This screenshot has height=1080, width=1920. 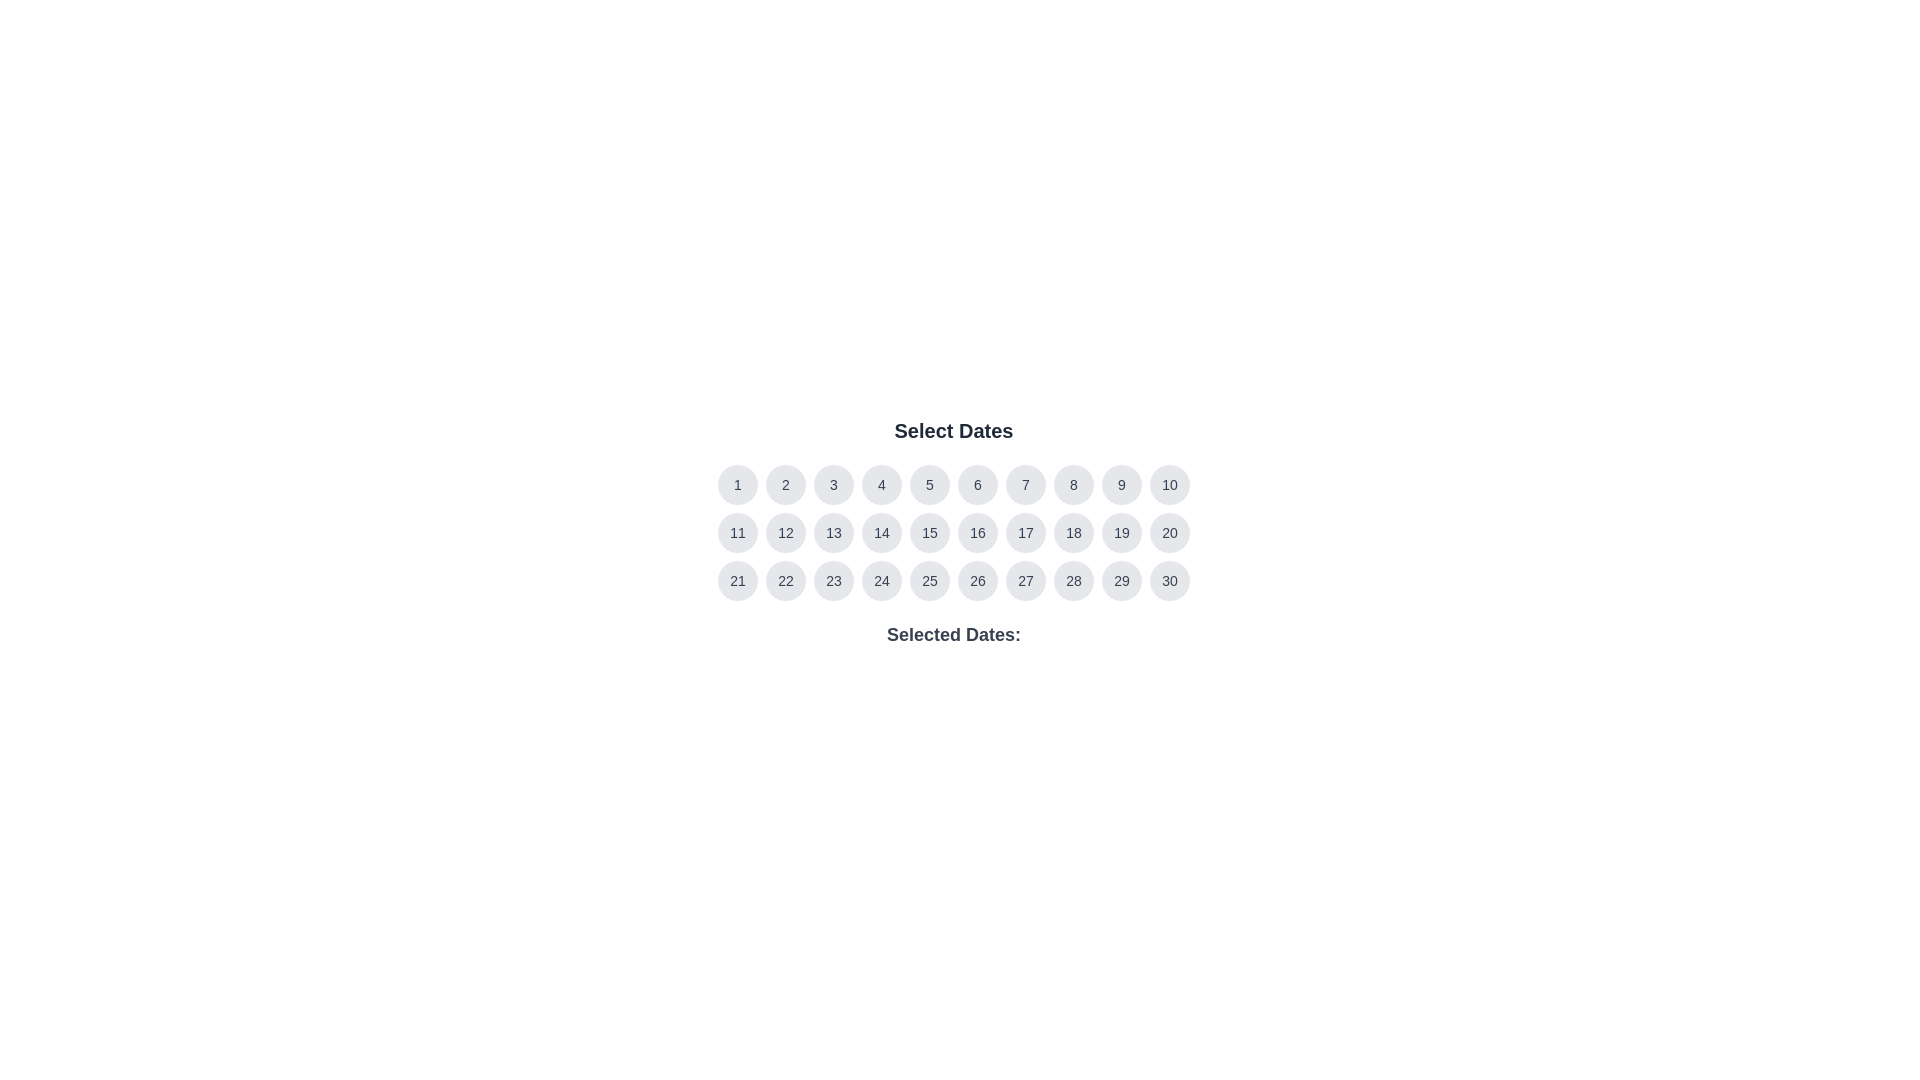 I want to click on the circular button with a light gray background and the number '8' in dark gray text, so click(x=1073, y=485).